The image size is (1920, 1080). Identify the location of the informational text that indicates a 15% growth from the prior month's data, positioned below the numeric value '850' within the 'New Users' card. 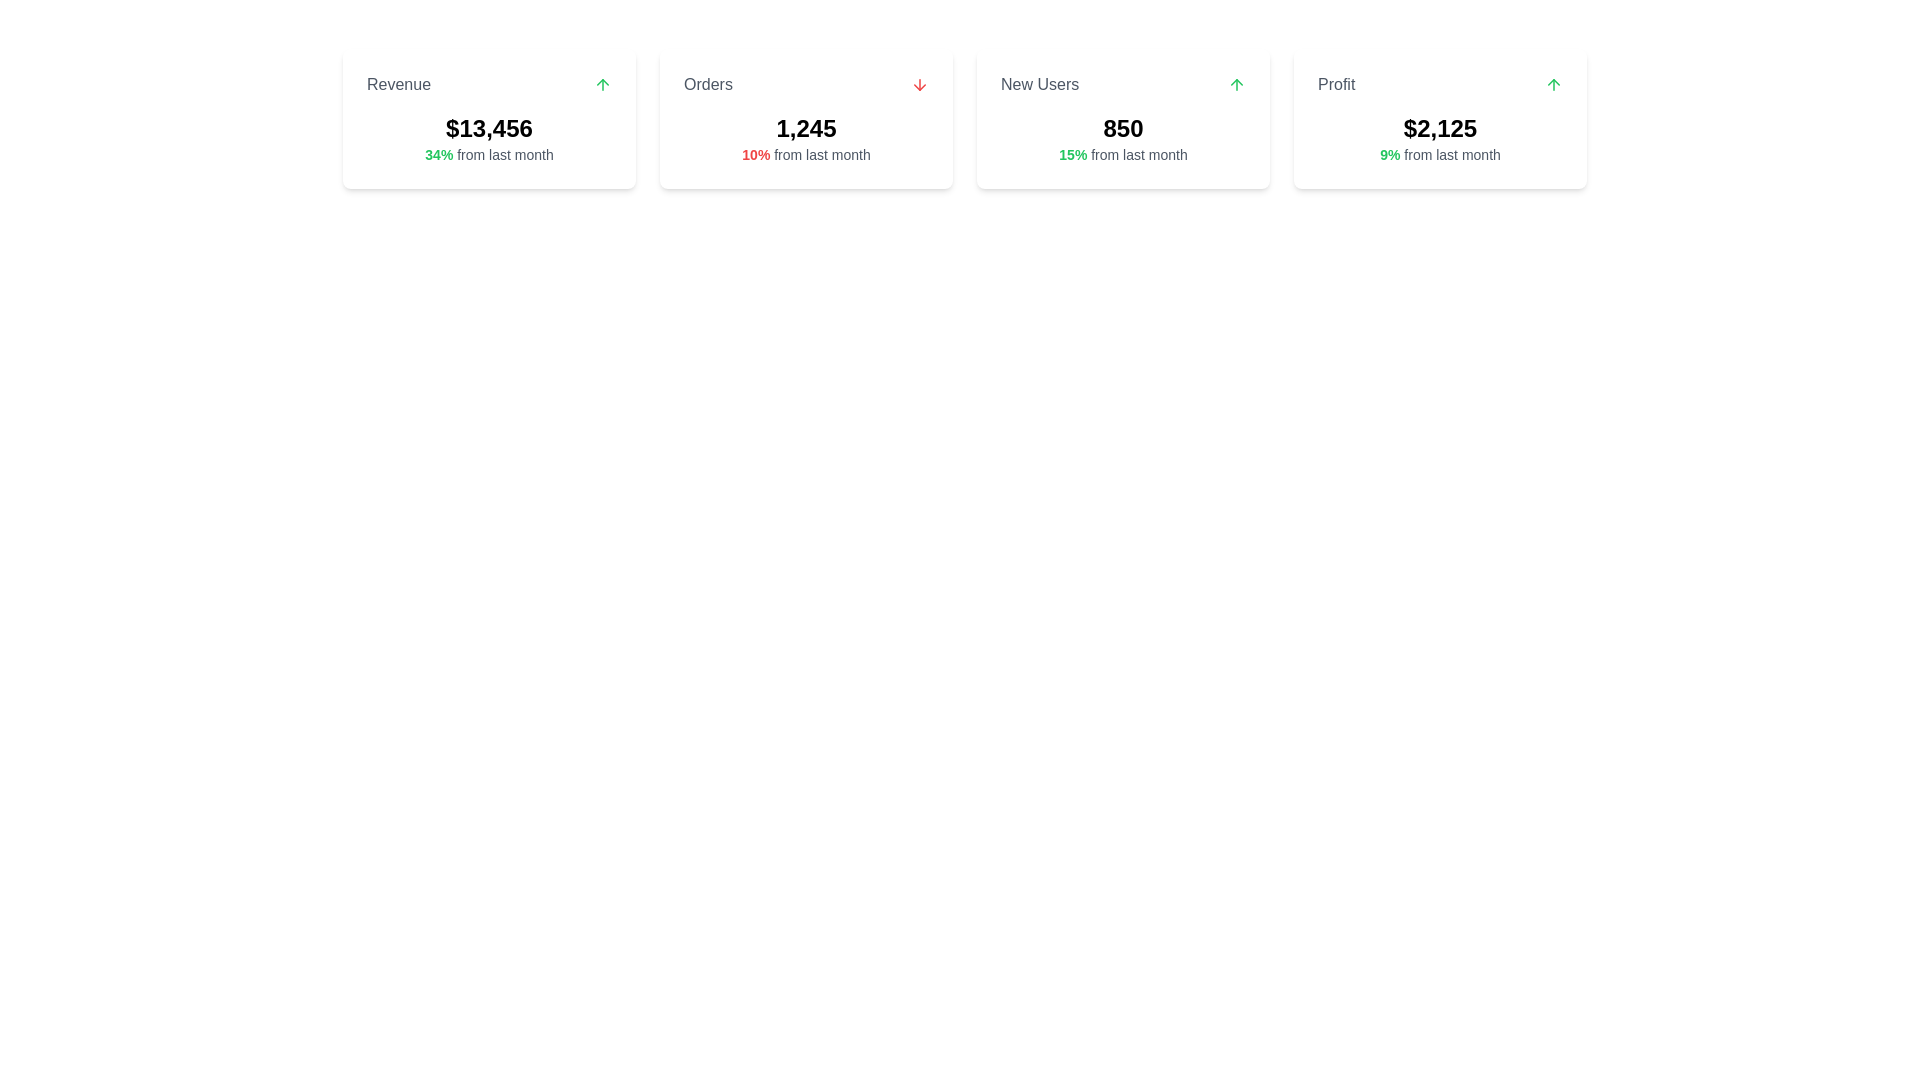
(1123, 153).